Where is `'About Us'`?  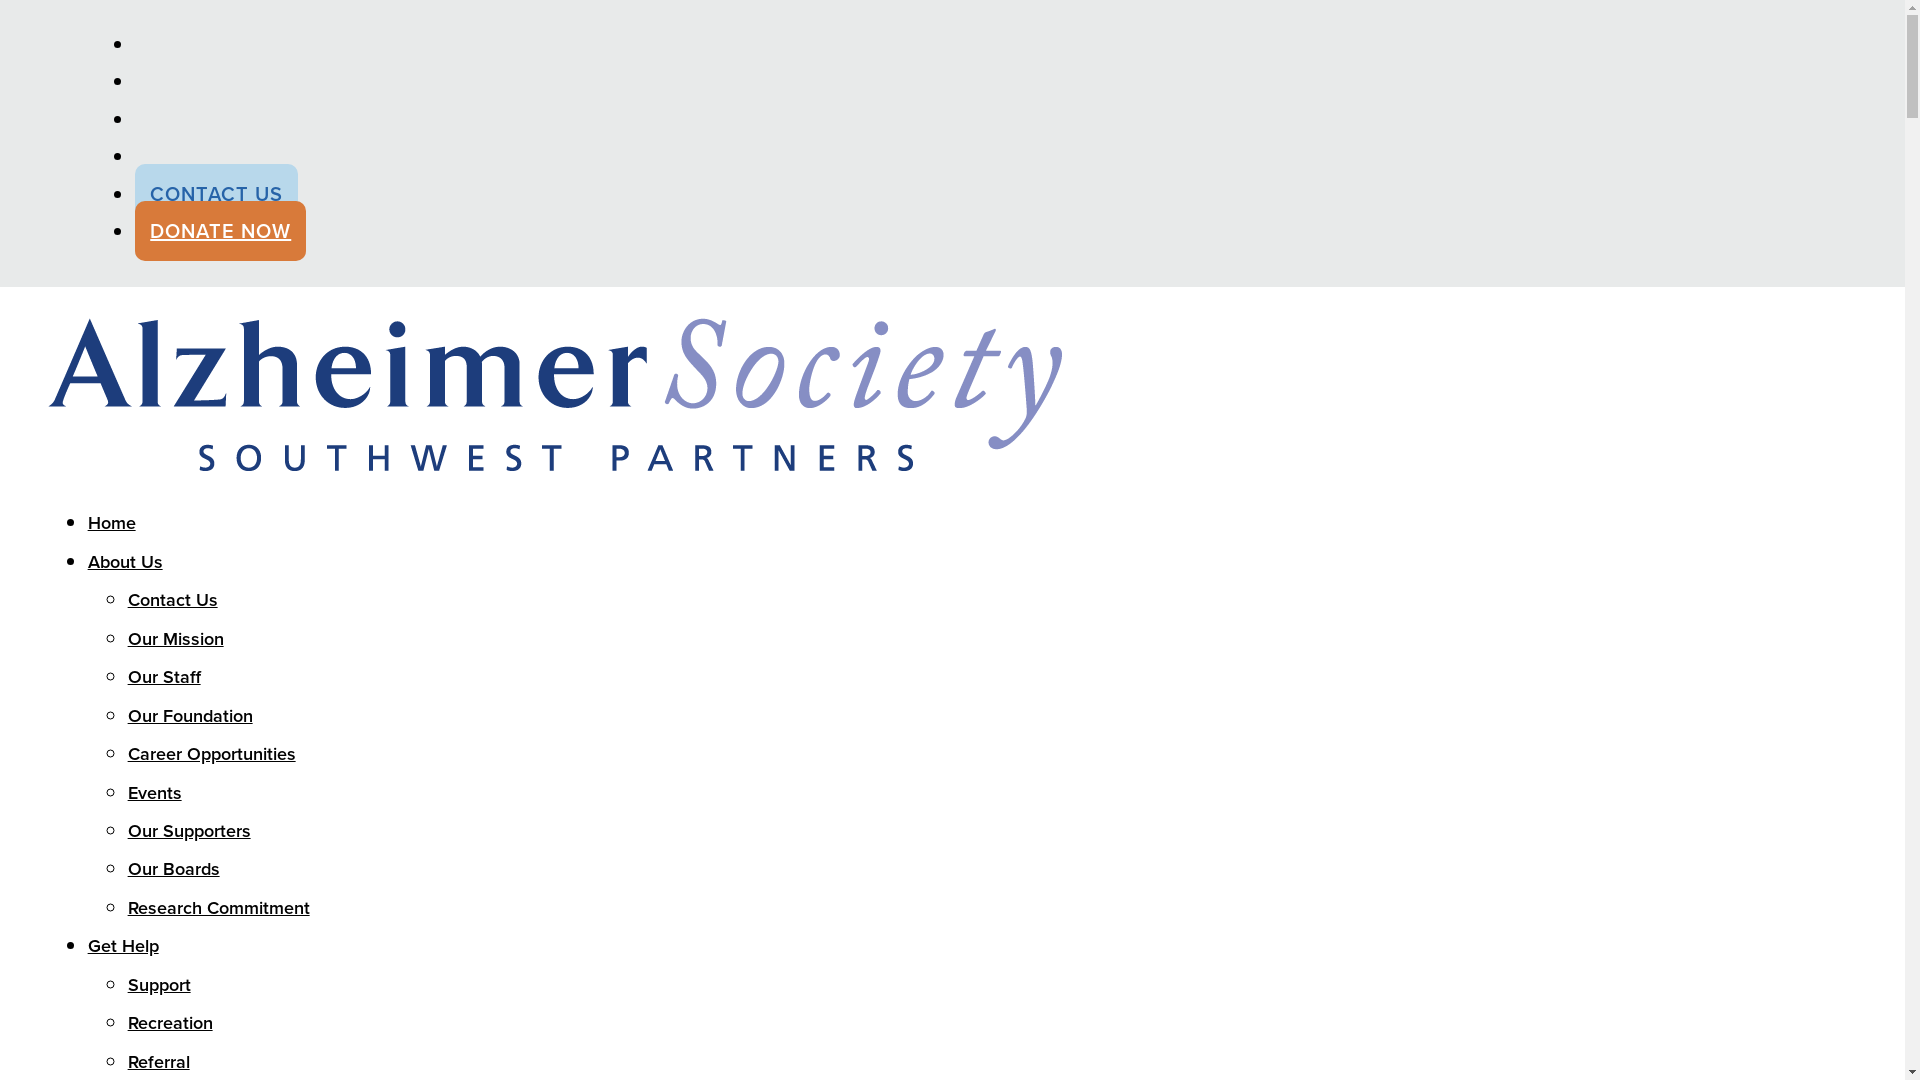
'About Us' is located at coordinates (124, 562).